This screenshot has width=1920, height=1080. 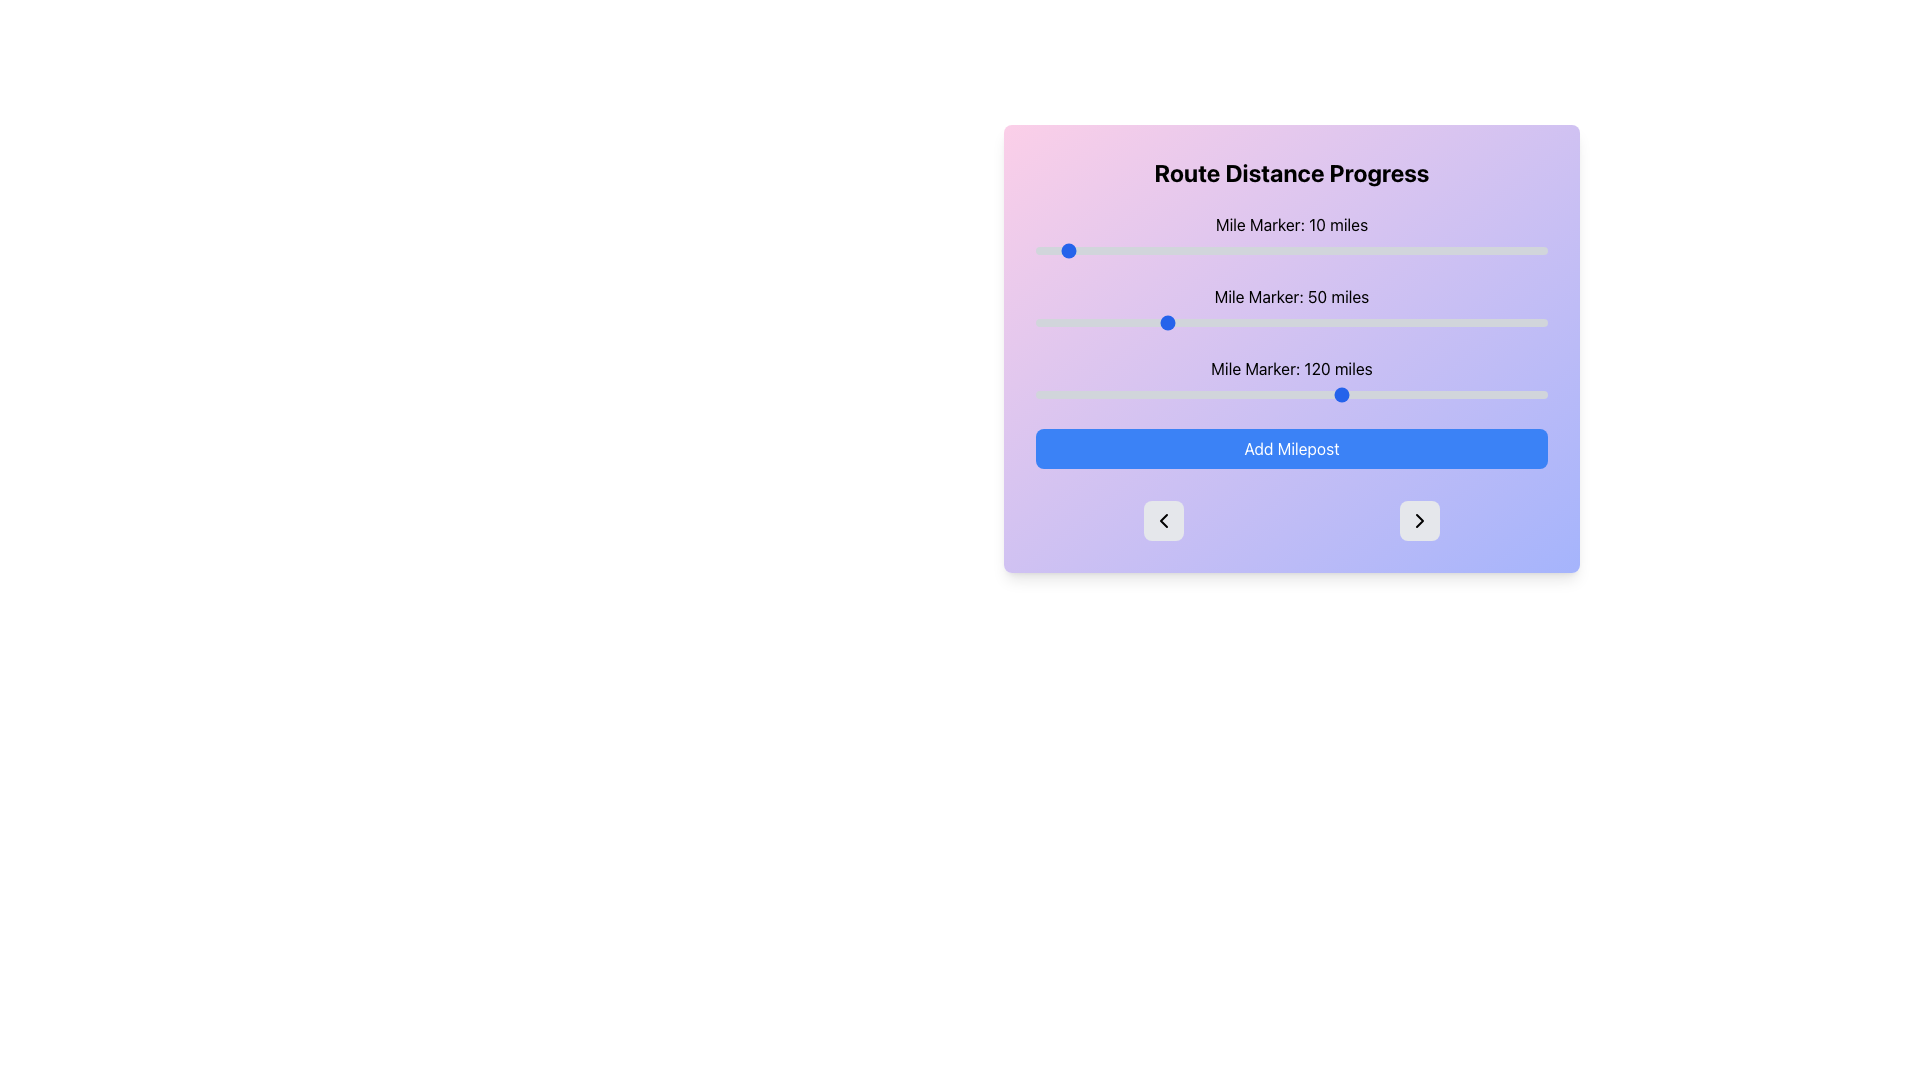 What do you see at coordinates (1255, 322) in the screenshot?
I see `the slider` at bounding box center [1255, 322].